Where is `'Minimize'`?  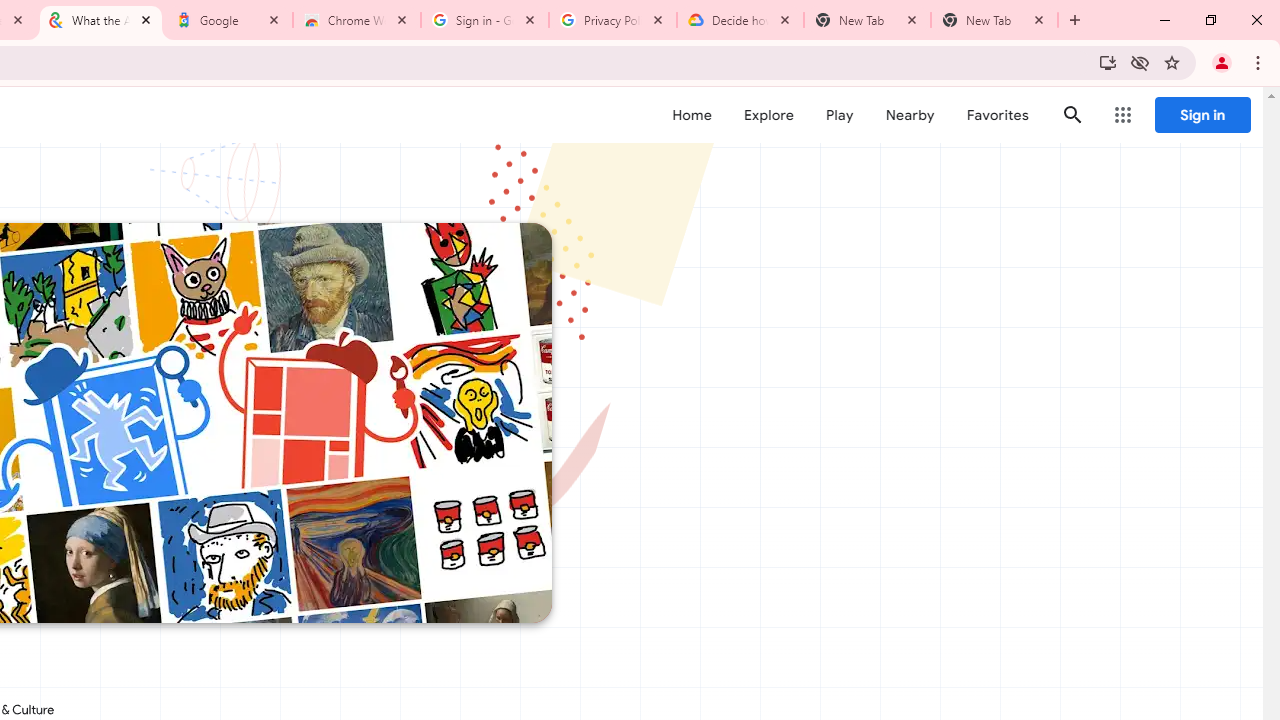 'Minimize' is located at coordinates (1165, 20).